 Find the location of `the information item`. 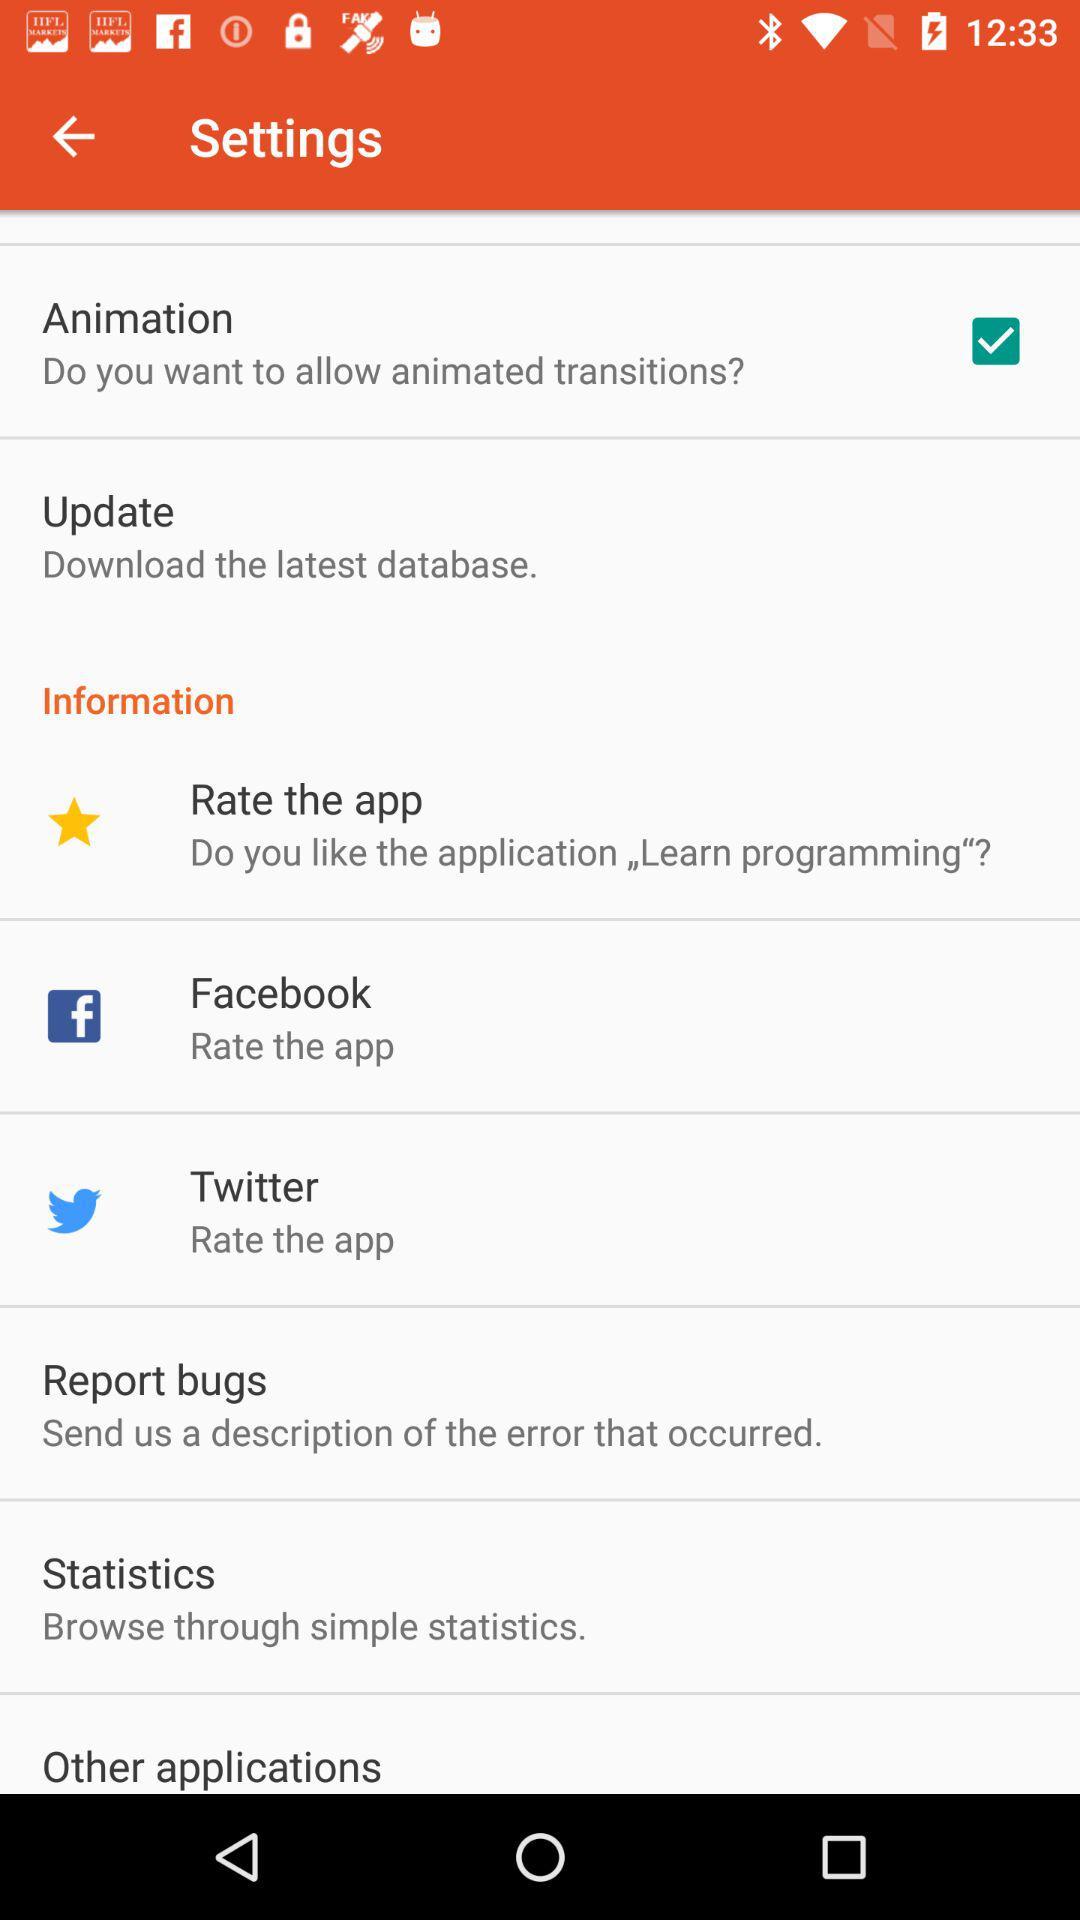

the information item is located at coordinates (540, 678).